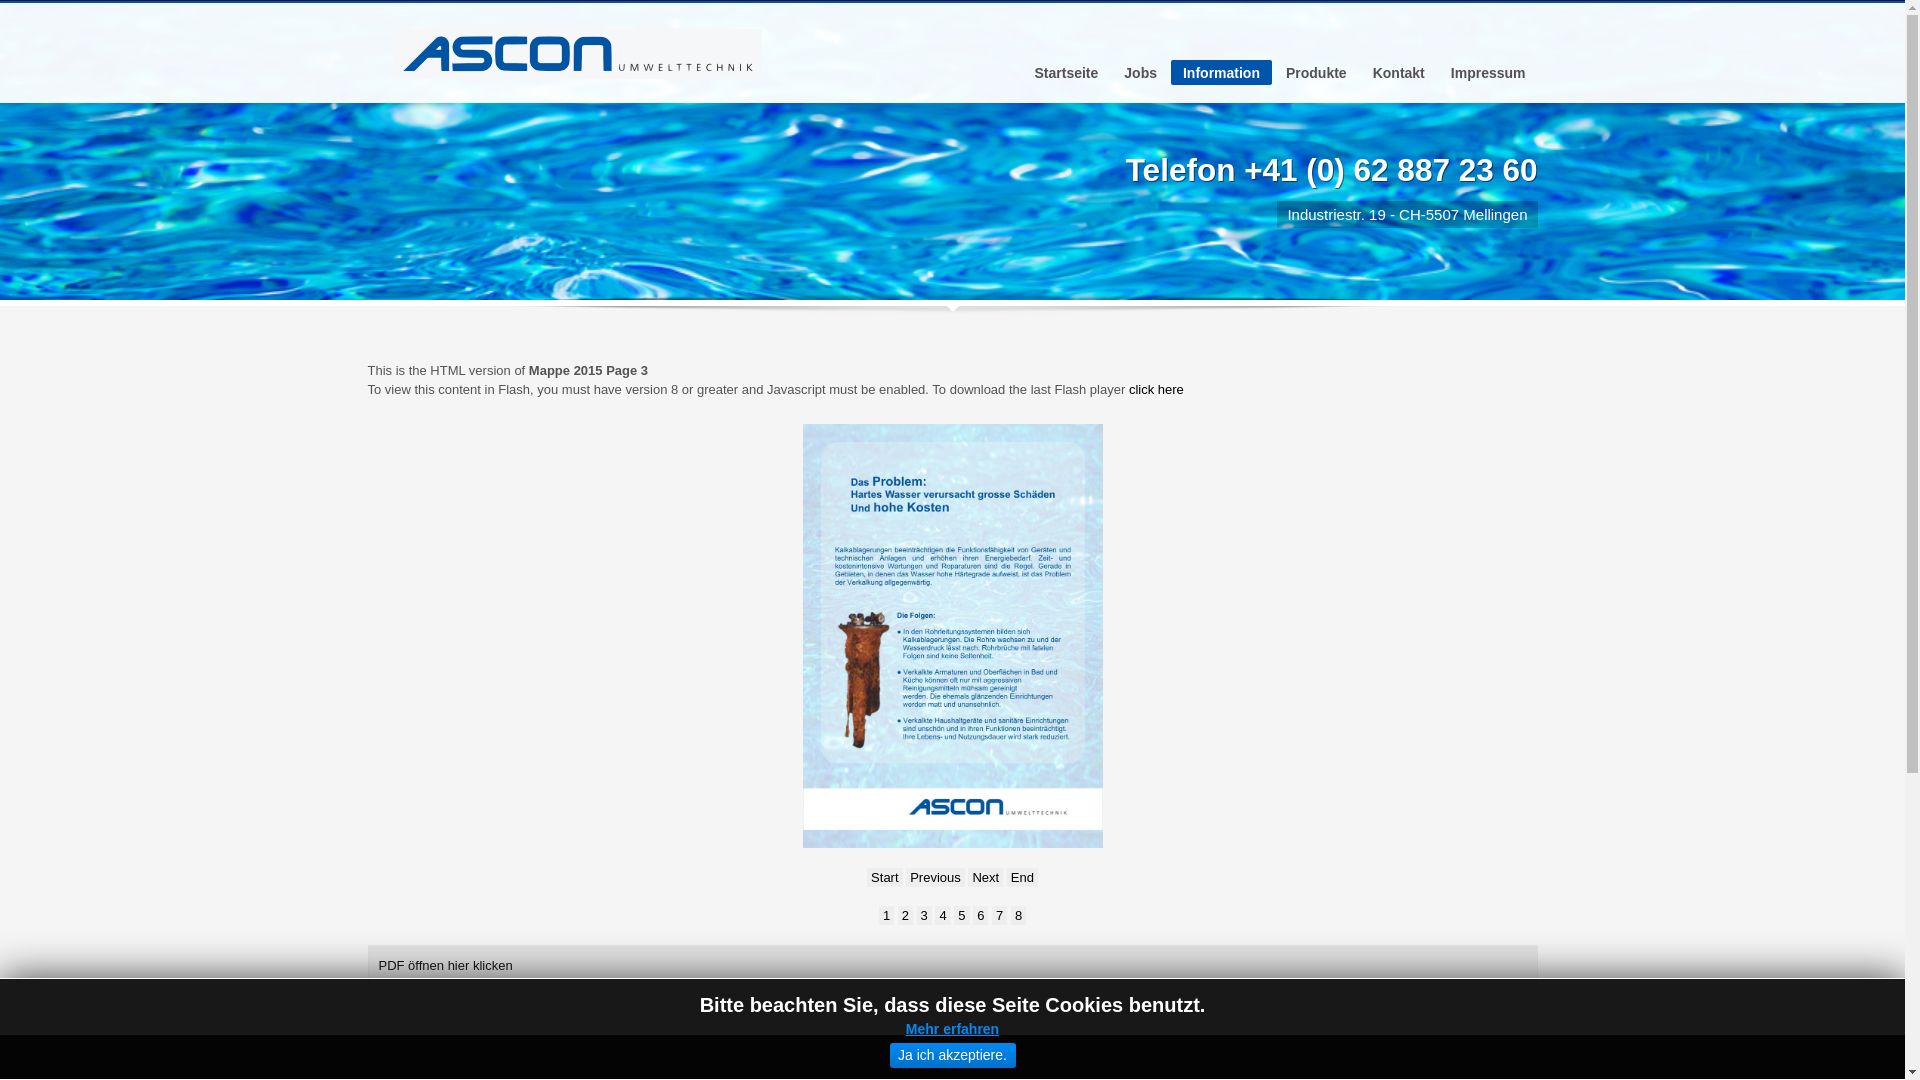 Image resolution: width=1920 pixels, height=1080 pixels. Describe the element at coordinates (985, 876) in the screenshot. I see `'Next'` at that location.